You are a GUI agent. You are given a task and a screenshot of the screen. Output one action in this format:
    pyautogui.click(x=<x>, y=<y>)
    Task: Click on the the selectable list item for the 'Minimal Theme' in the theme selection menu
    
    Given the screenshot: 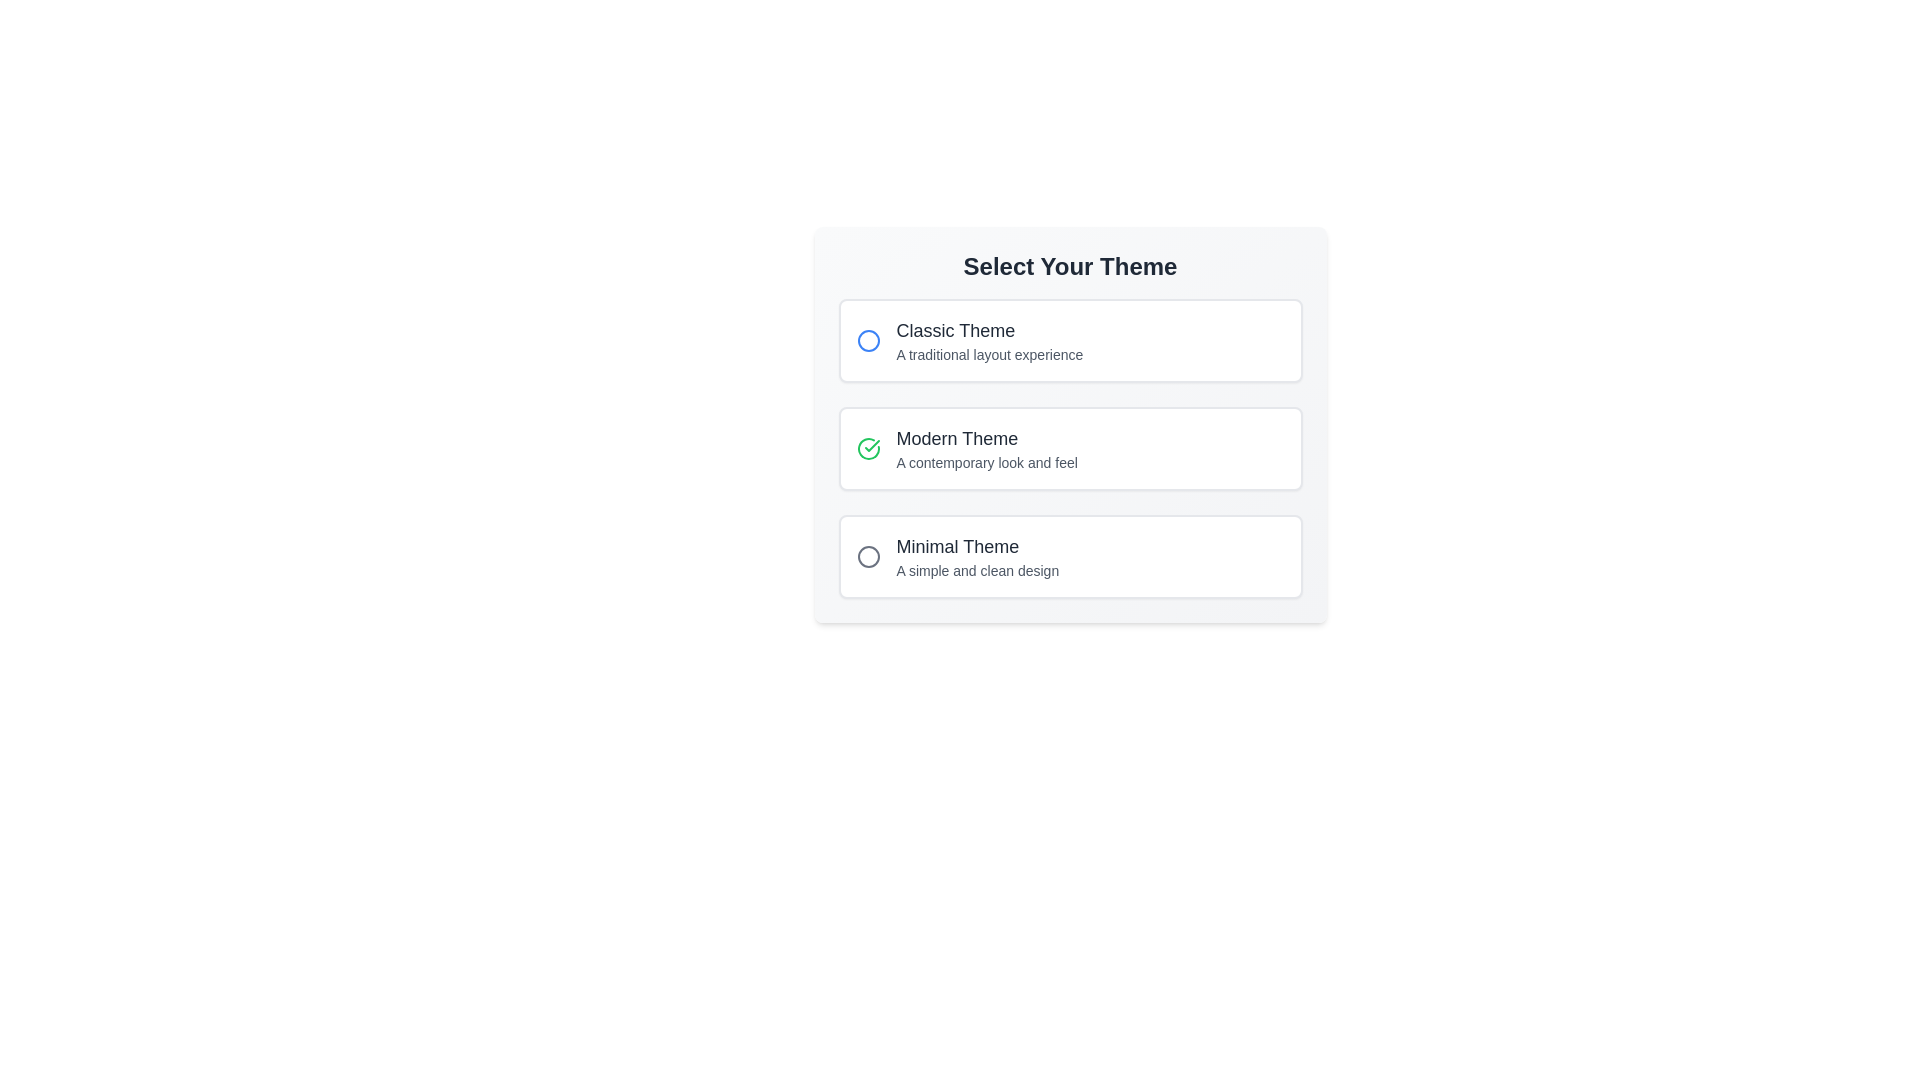 What is the action you would take?
    pyautogui.click(x=1069, y=556)
    